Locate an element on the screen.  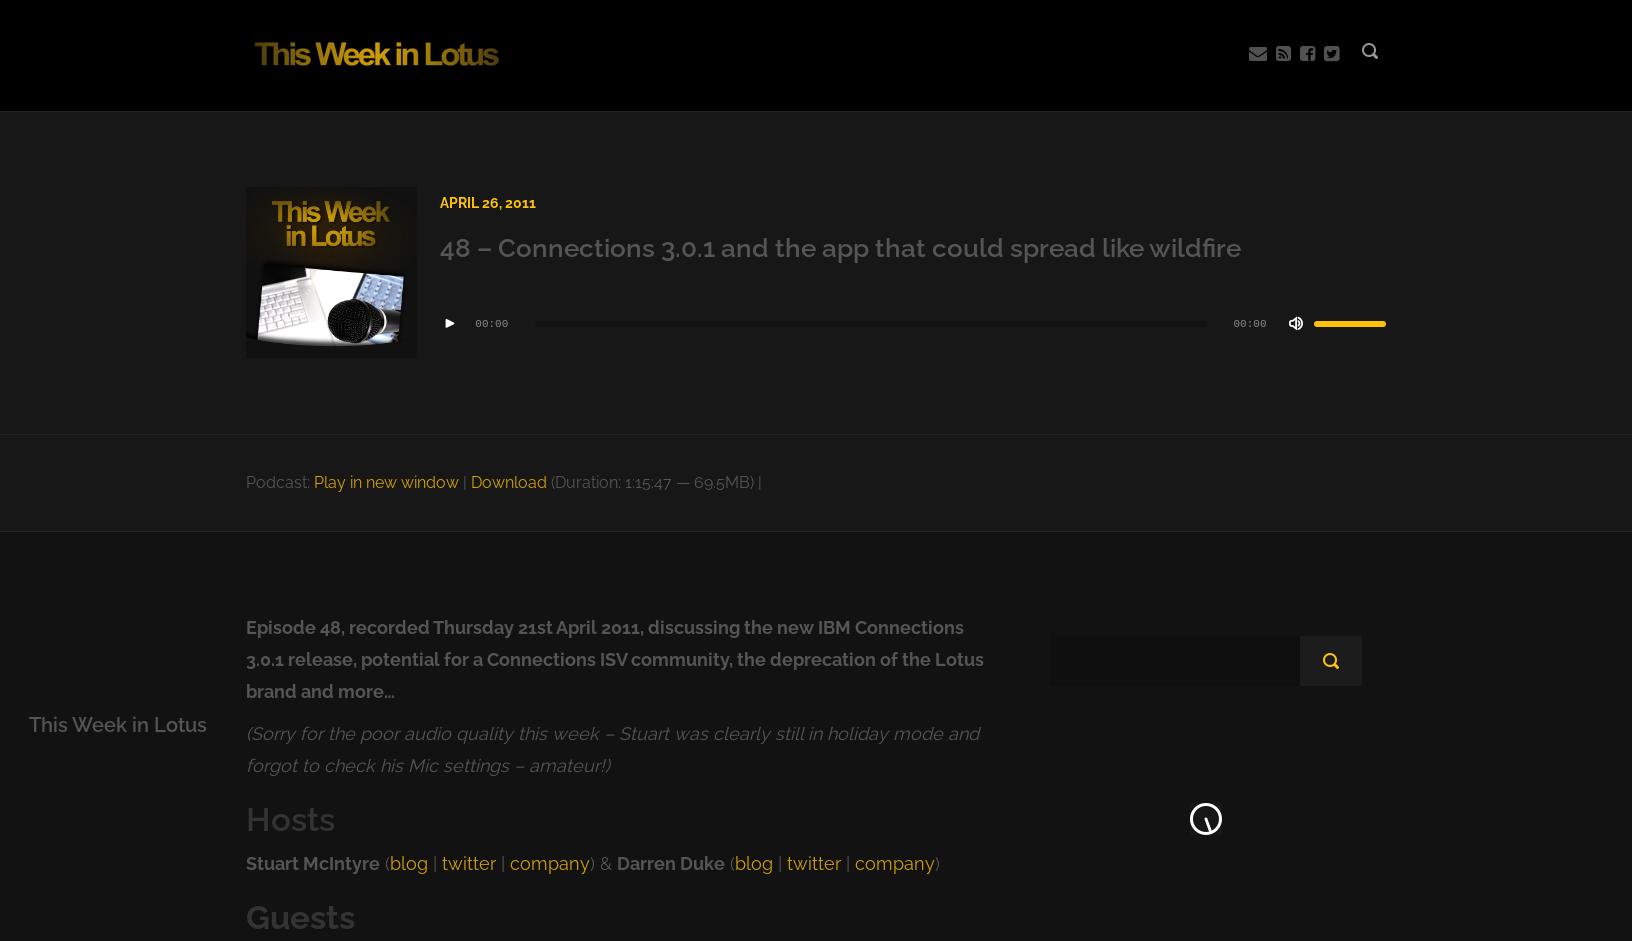
')' is located at coordinates (937, 863).